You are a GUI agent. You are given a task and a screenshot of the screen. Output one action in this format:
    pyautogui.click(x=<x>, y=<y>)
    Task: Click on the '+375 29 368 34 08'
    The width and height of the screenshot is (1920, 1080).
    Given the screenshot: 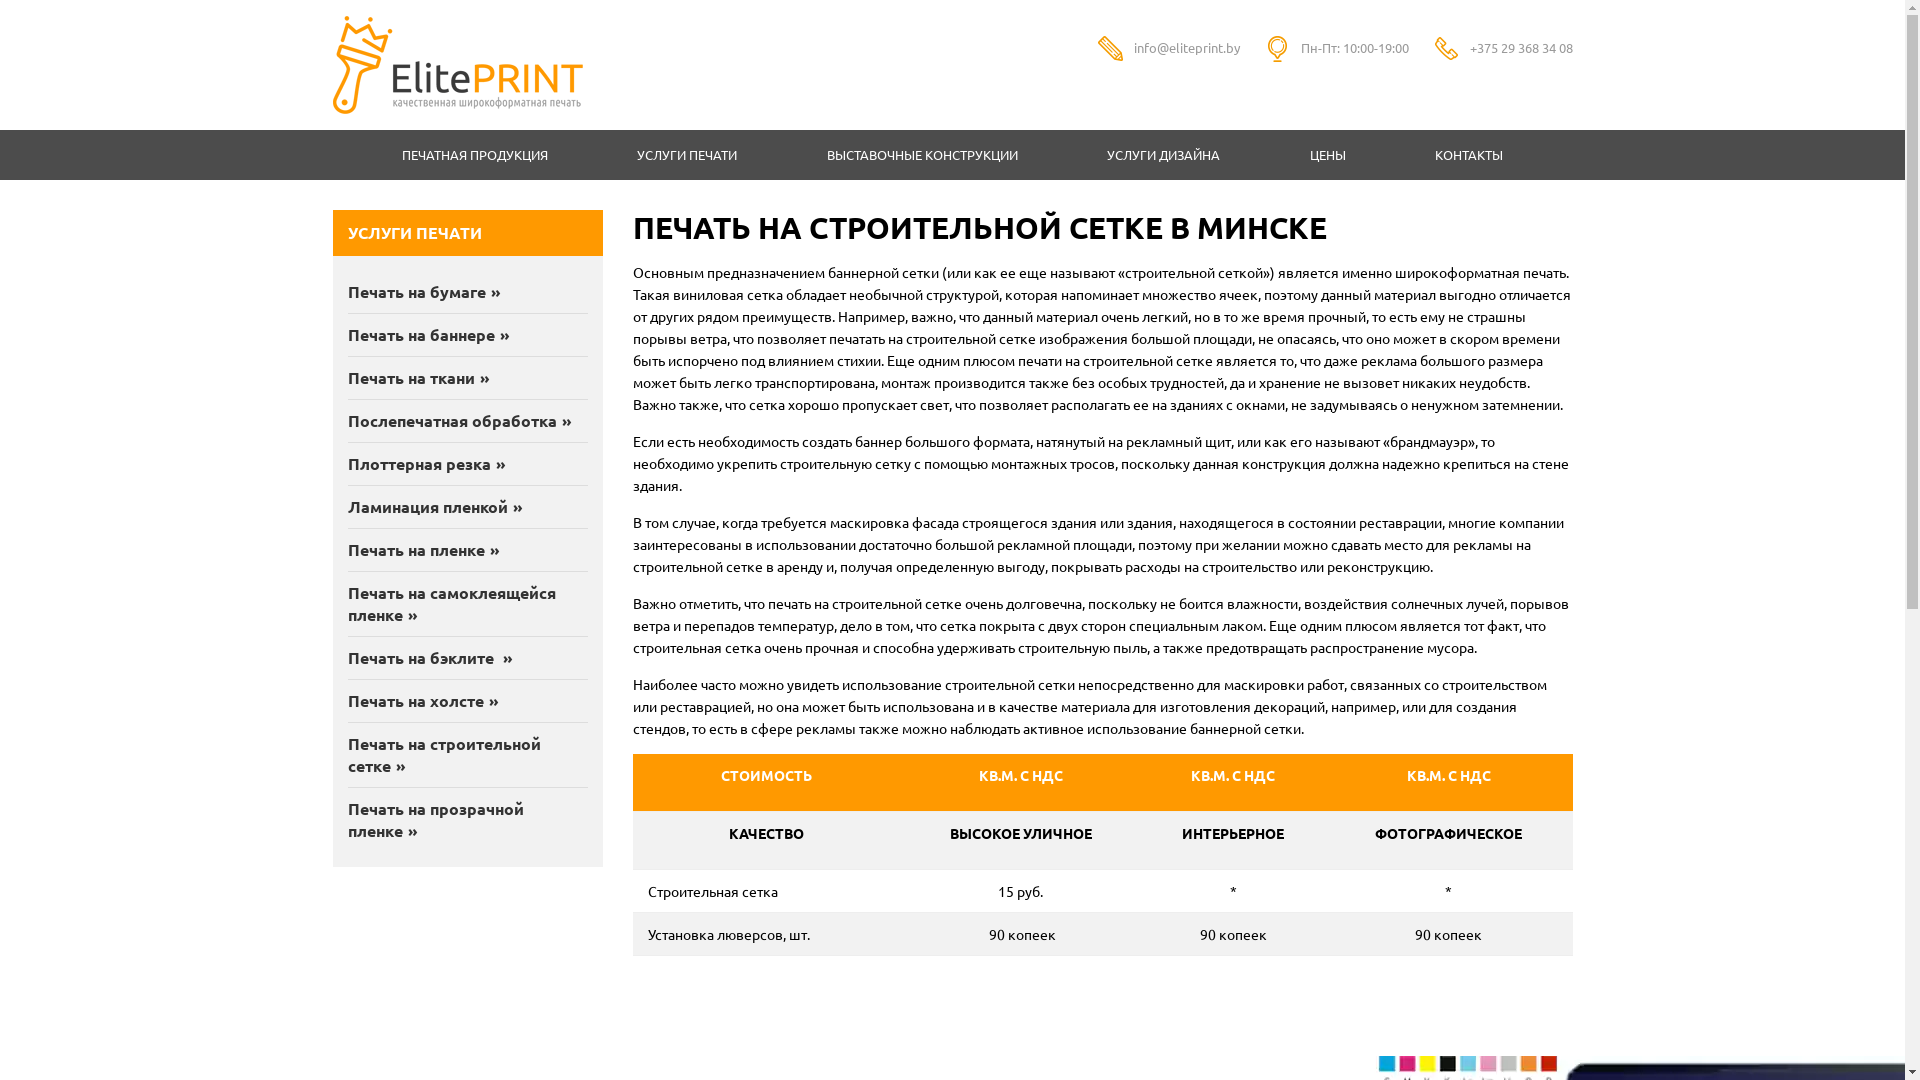 What is the action you would take?
    pyautogui.click(x=1520, y=46)
    